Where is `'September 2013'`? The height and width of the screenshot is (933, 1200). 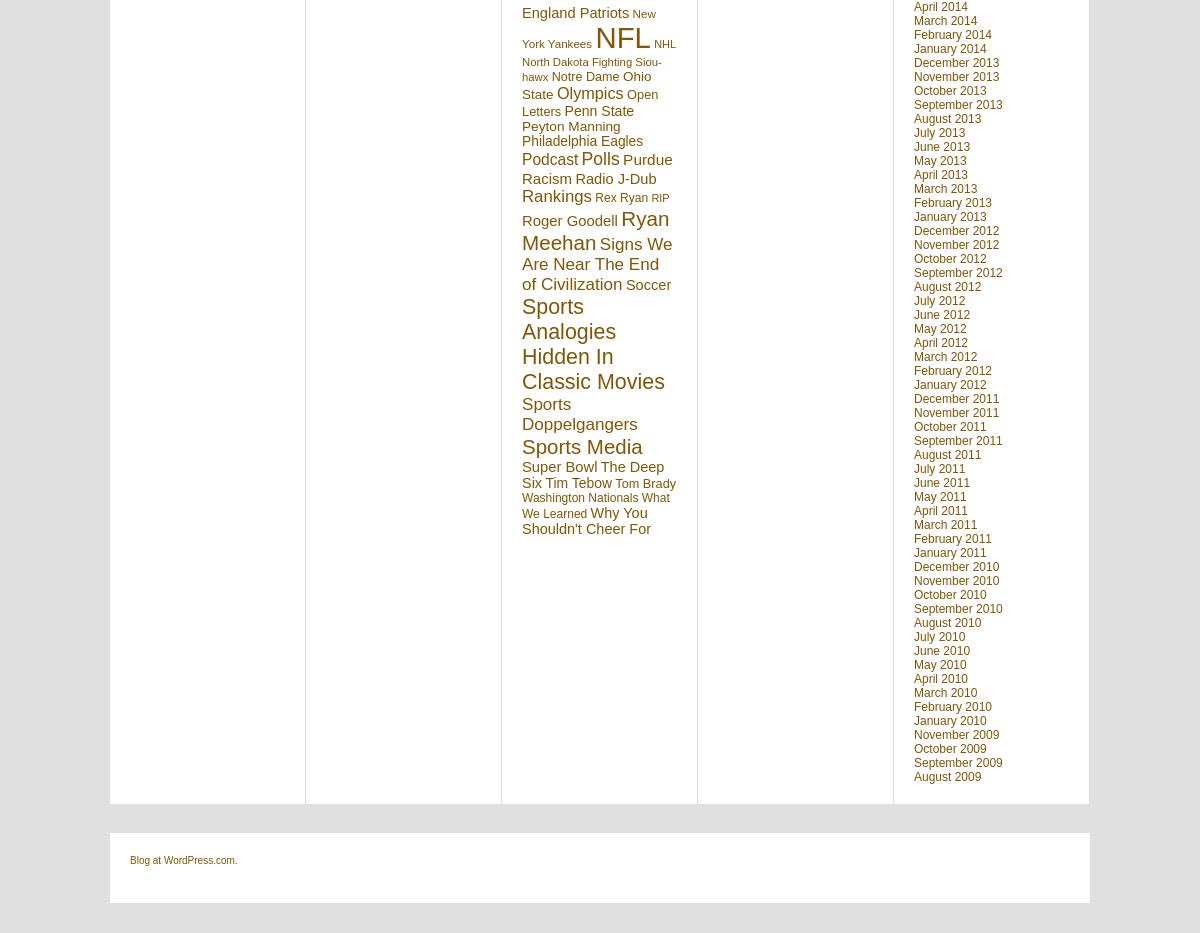 'September 2013' is located at coordinates (957, 103).